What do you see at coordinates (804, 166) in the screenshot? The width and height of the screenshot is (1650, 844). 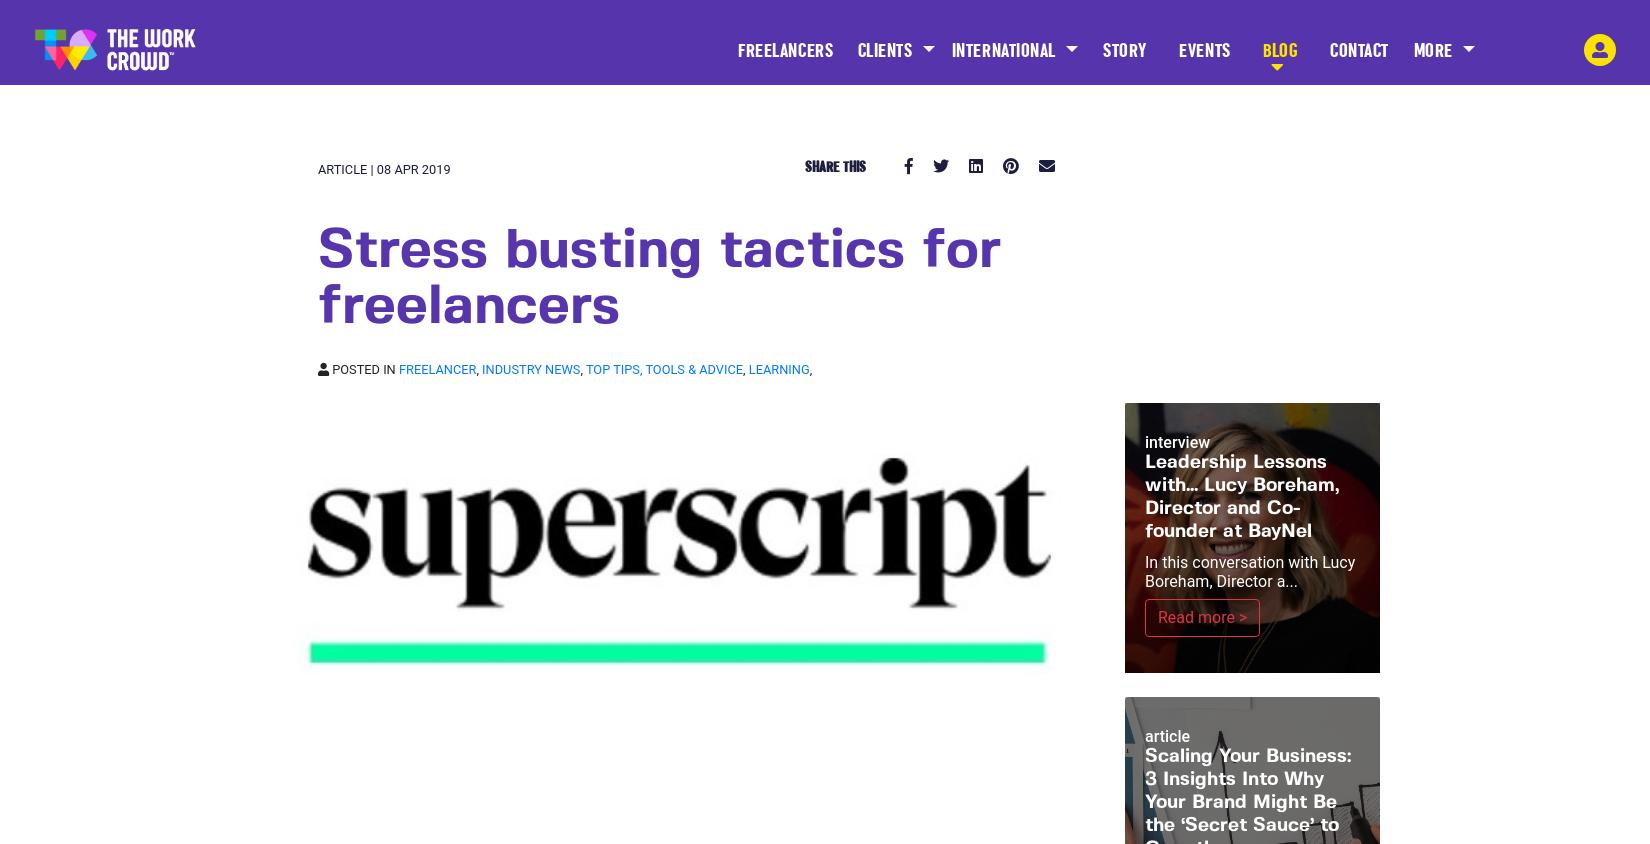 I see `'SHARE THIS'` at bounding box center [804, 166].